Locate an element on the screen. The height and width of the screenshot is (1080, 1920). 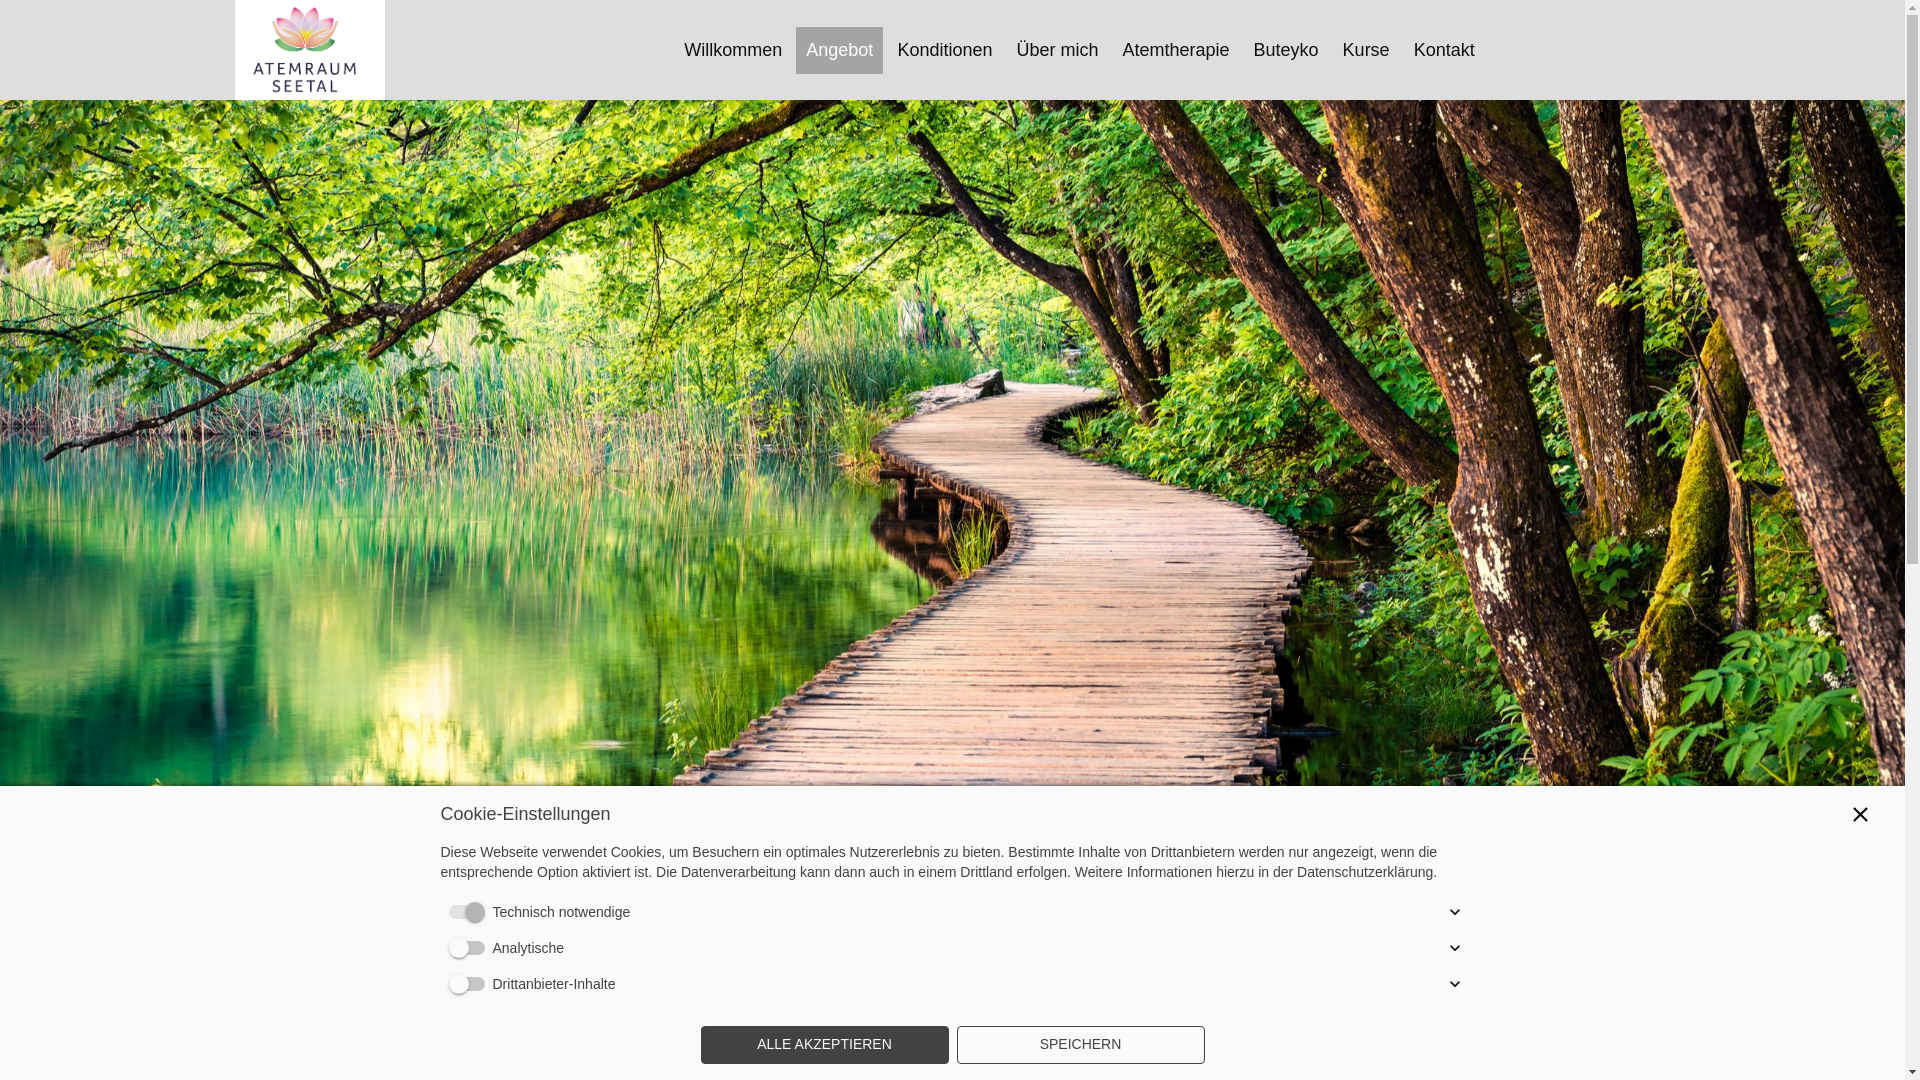
'Kontakt' is located at coordinates (1444, 49).